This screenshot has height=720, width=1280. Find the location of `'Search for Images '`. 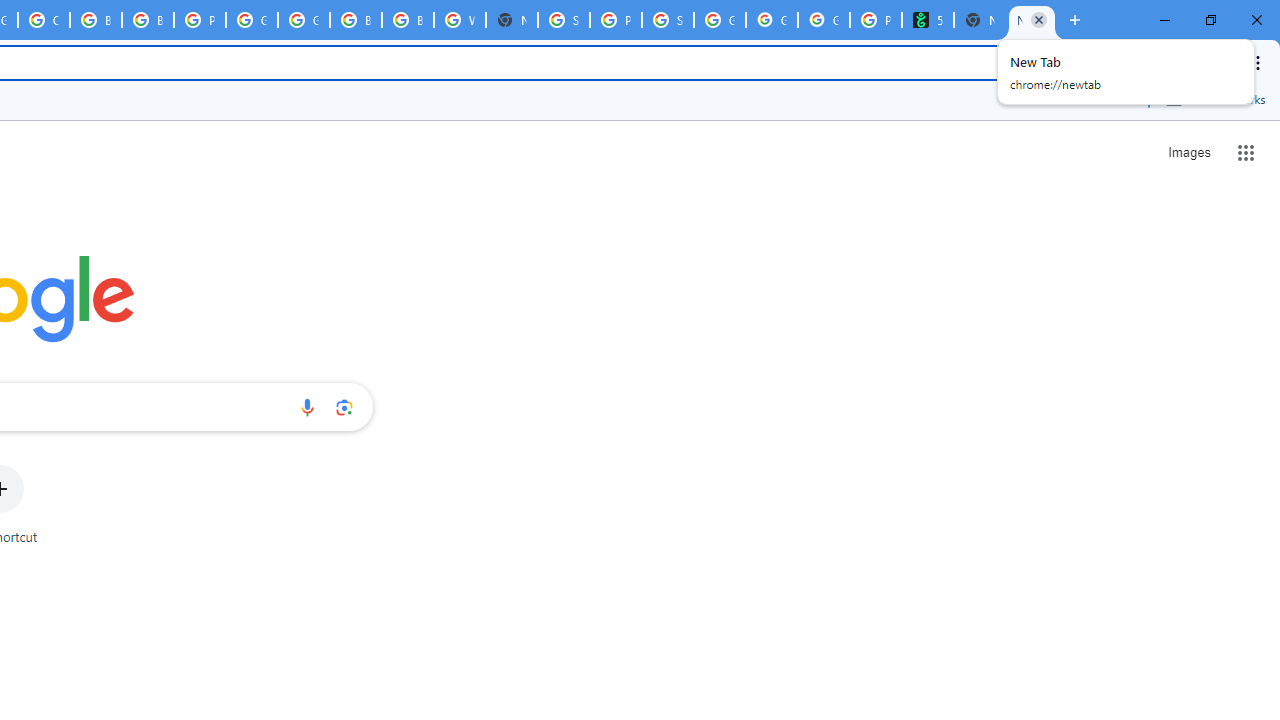

'Search for Images ' is located at coordinates (1189, 152).